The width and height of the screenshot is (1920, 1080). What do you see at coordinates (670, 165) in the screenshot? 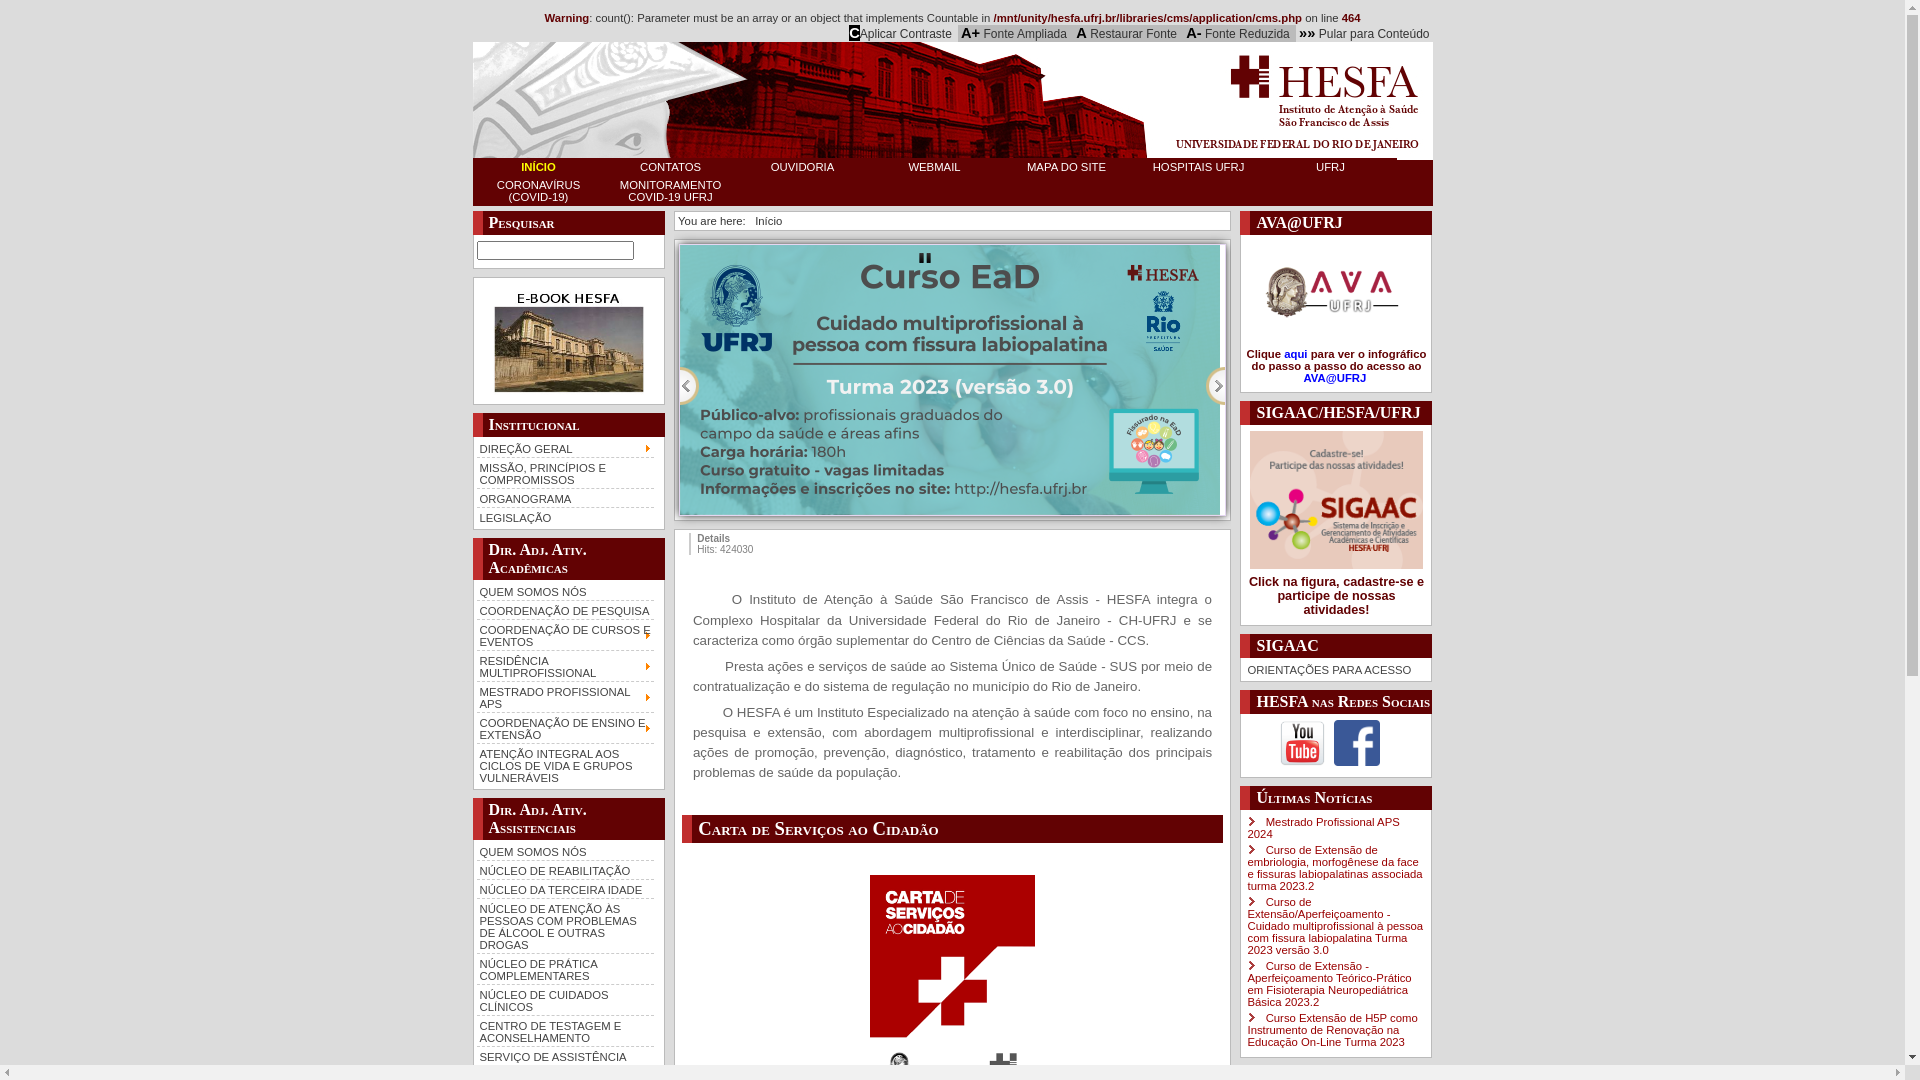
I see `'CONTATOS'` at bounding box center [670, 165].